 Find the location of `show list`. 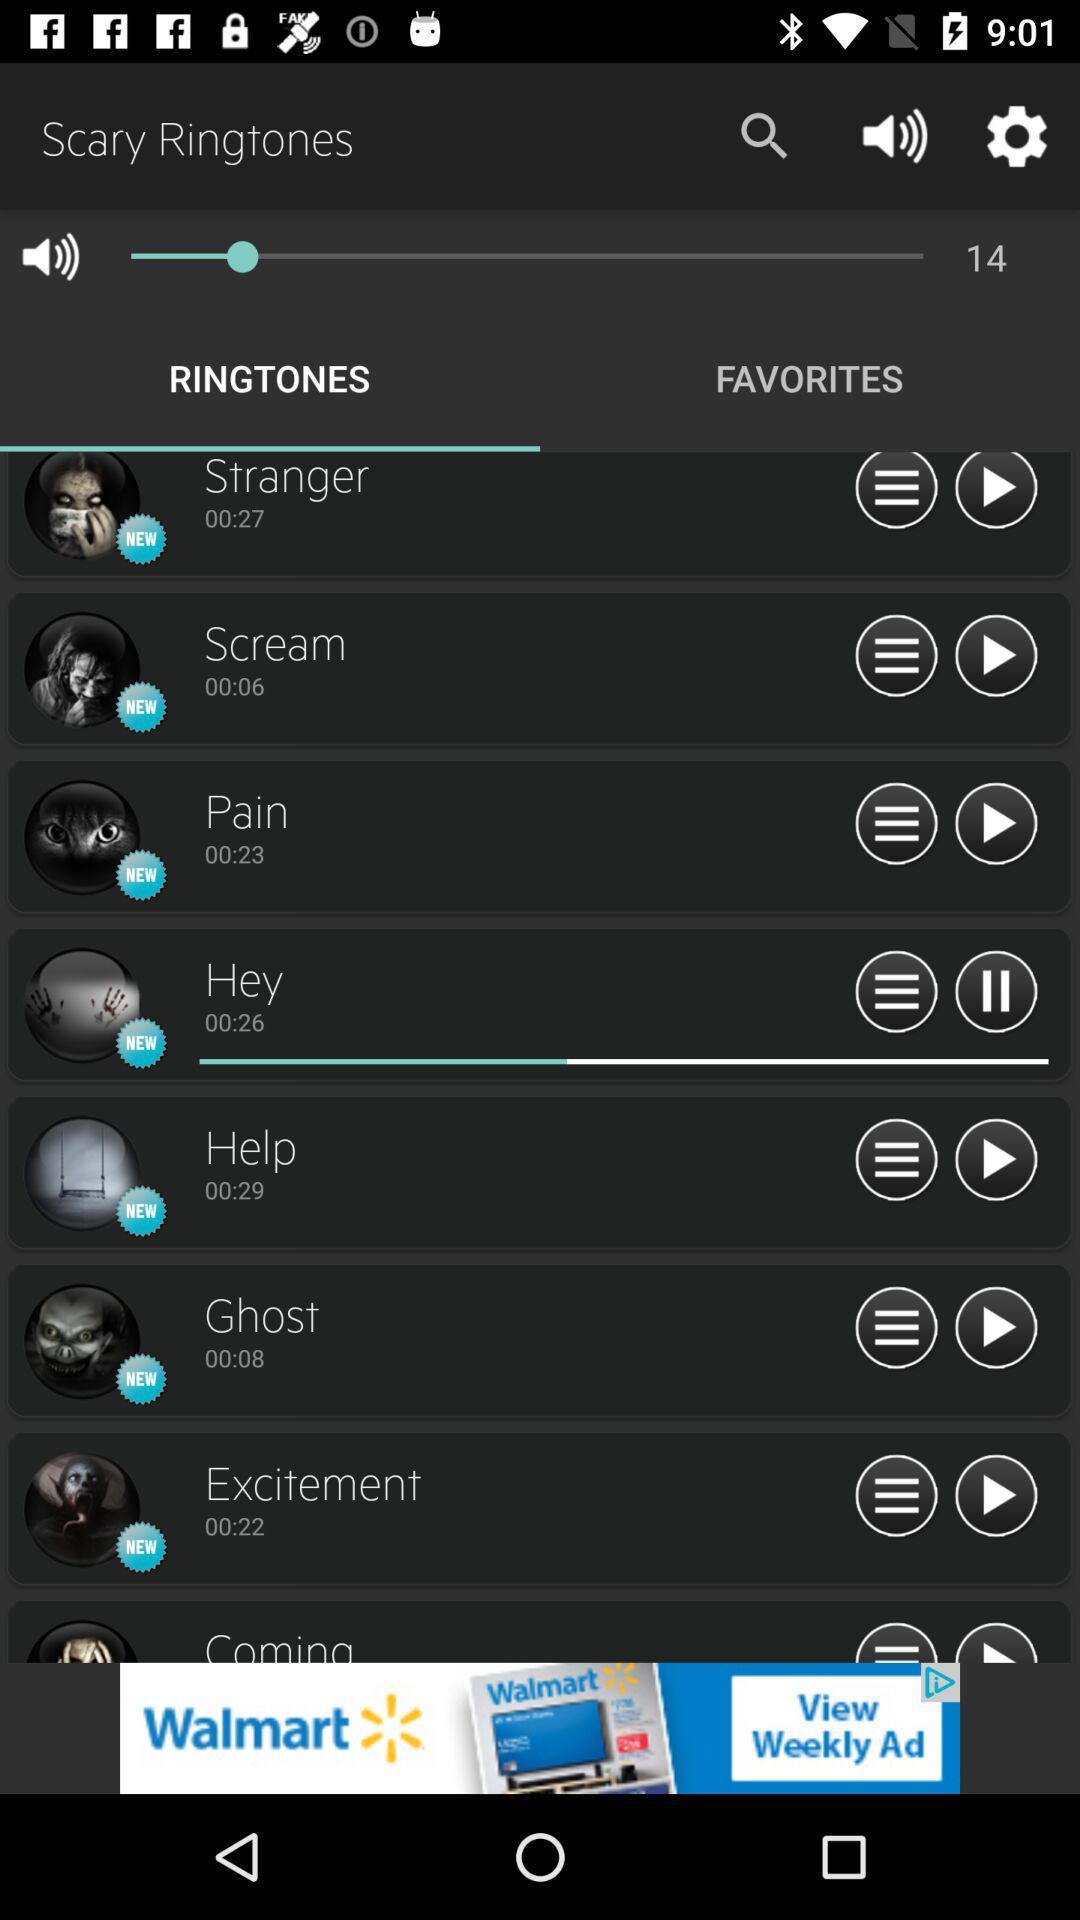

show list is located at coordinates (895, 825).